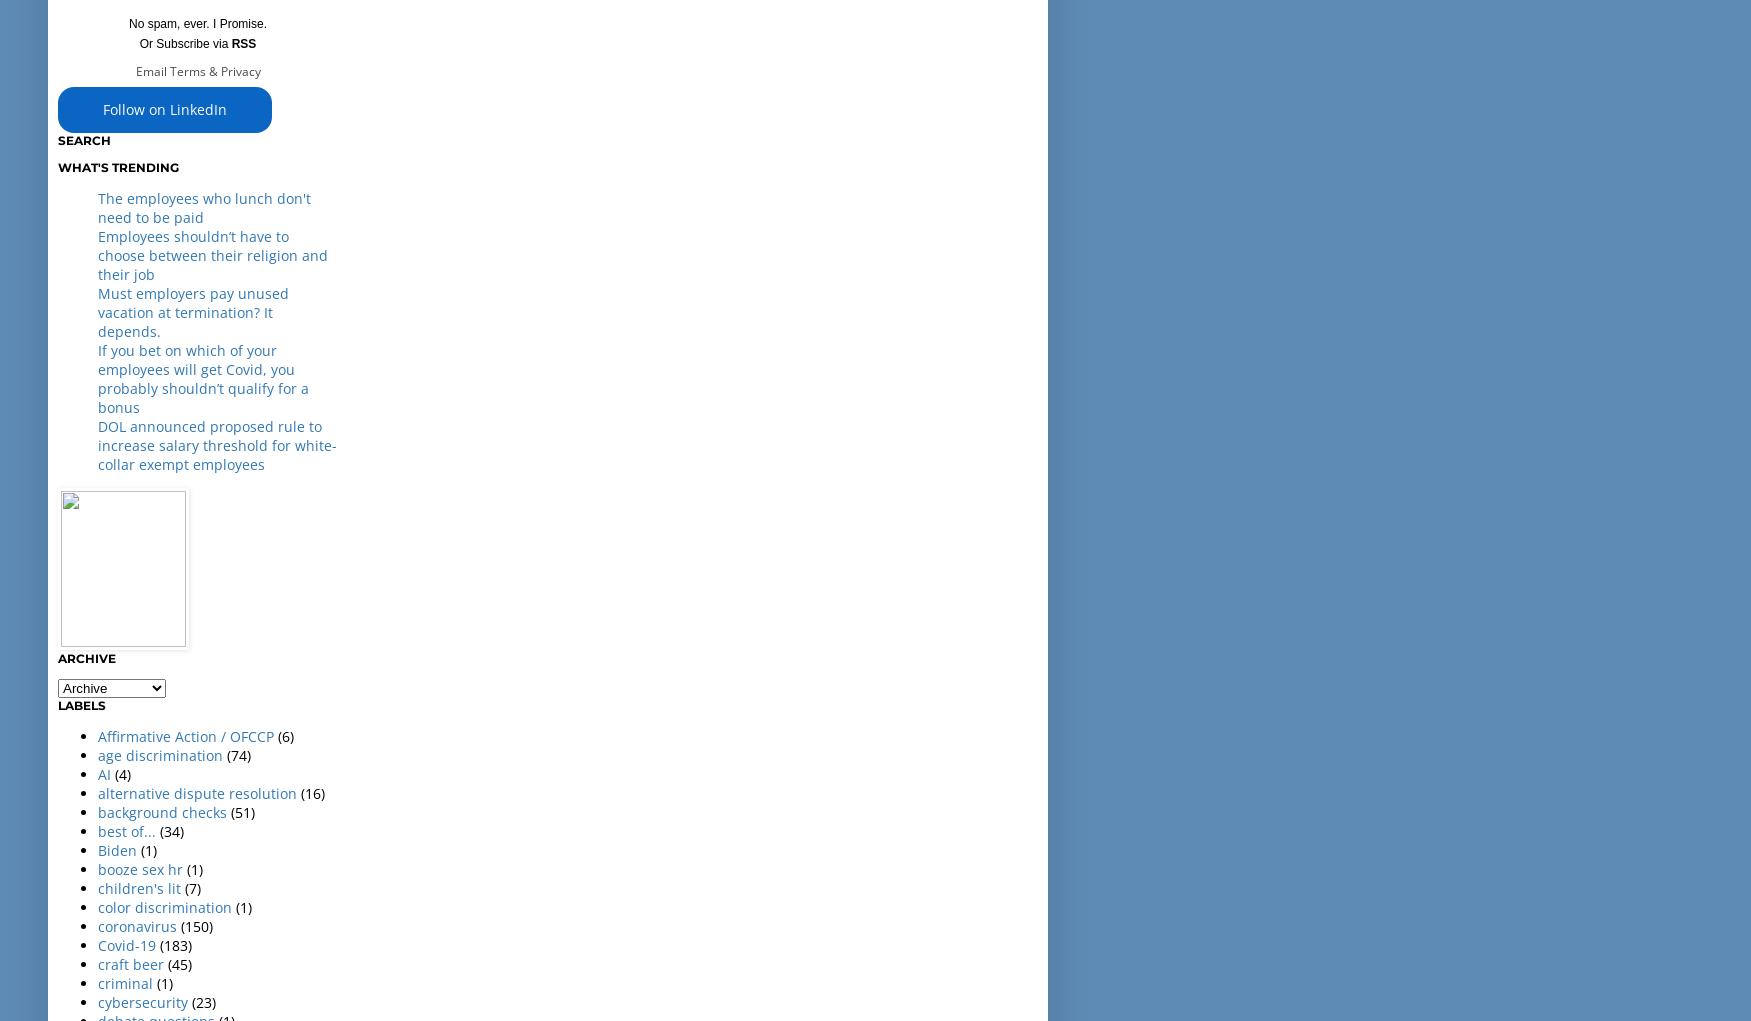 This screenshot has width=1751, height=1021. Describe the element at coordinates (97, 810) in the screenshot. I see `'background checks'` at that location.